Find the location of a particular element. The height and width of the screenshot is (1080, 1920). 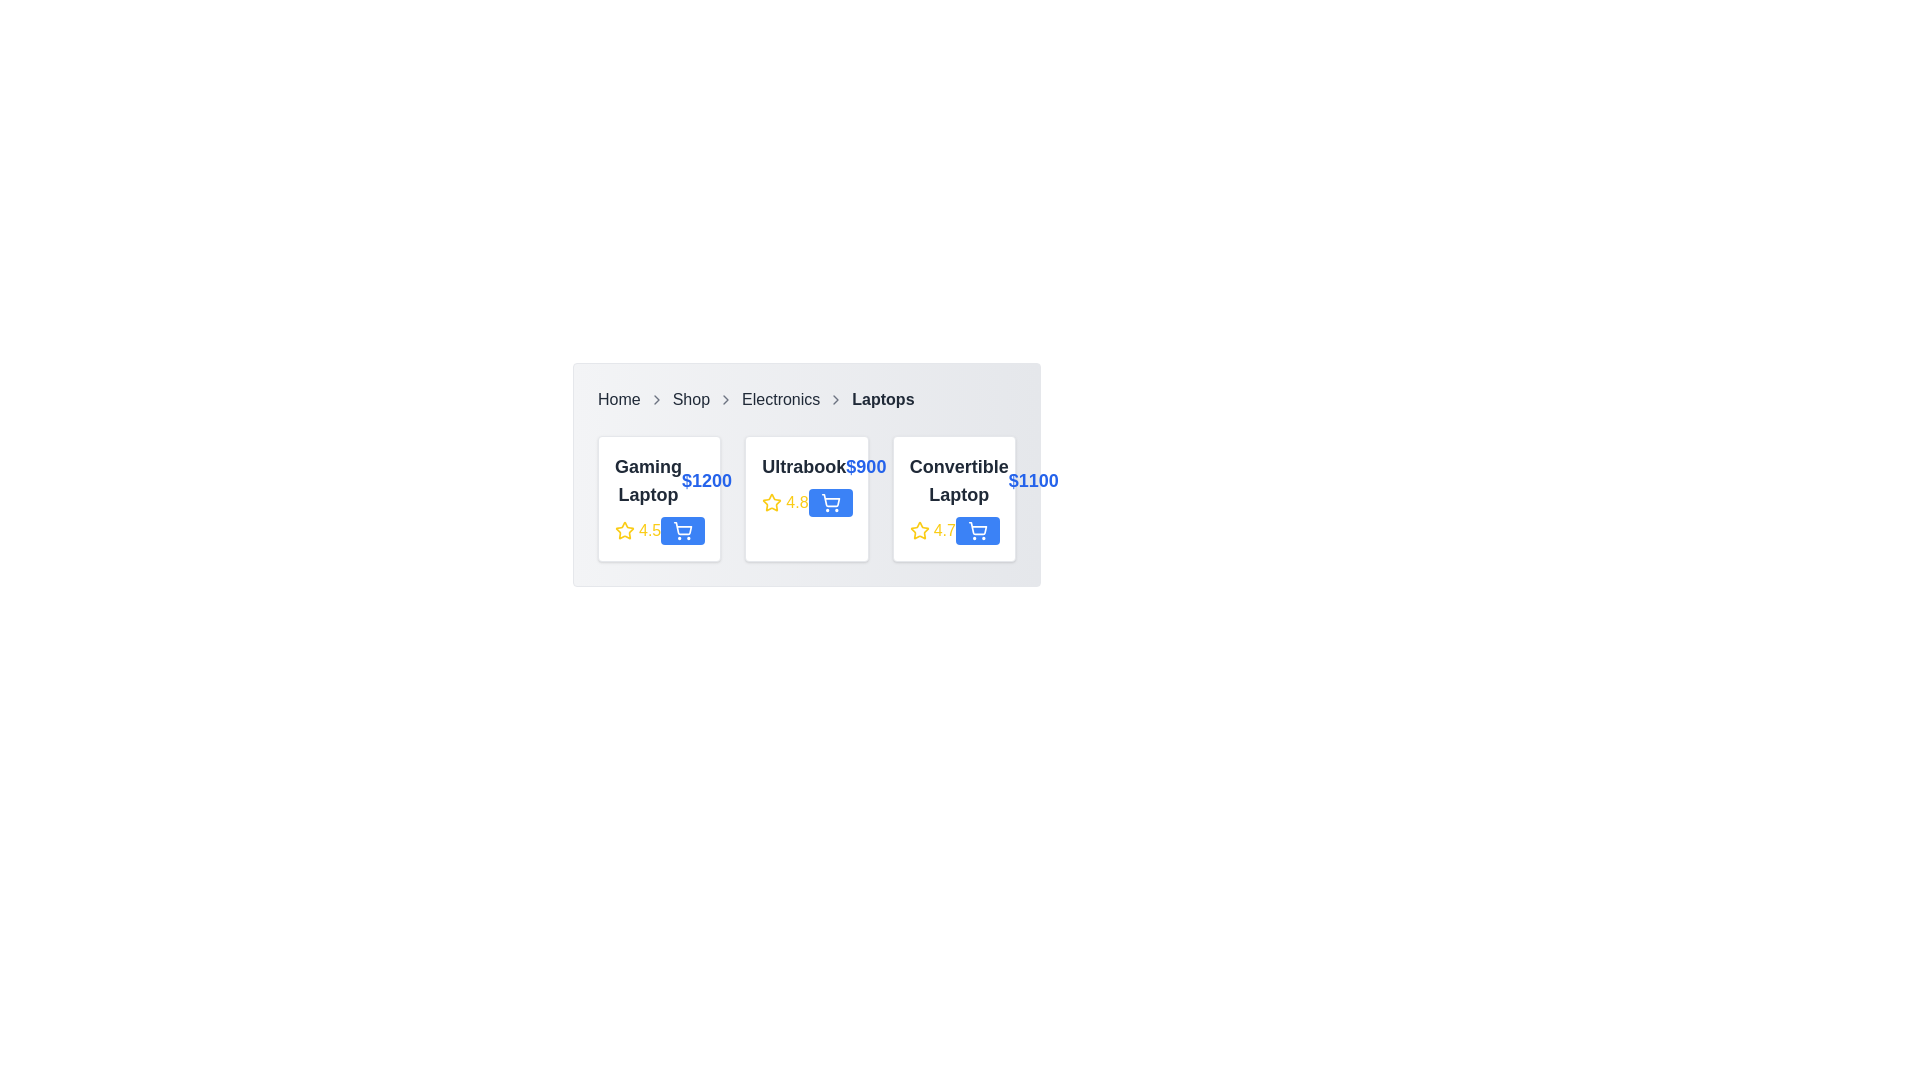

the non-interactive Breadcrumb link displaying 'Laptops', which is styled in bold dark font and is the last item in the breadcrumb navigation is located at coordinates (882, 400).